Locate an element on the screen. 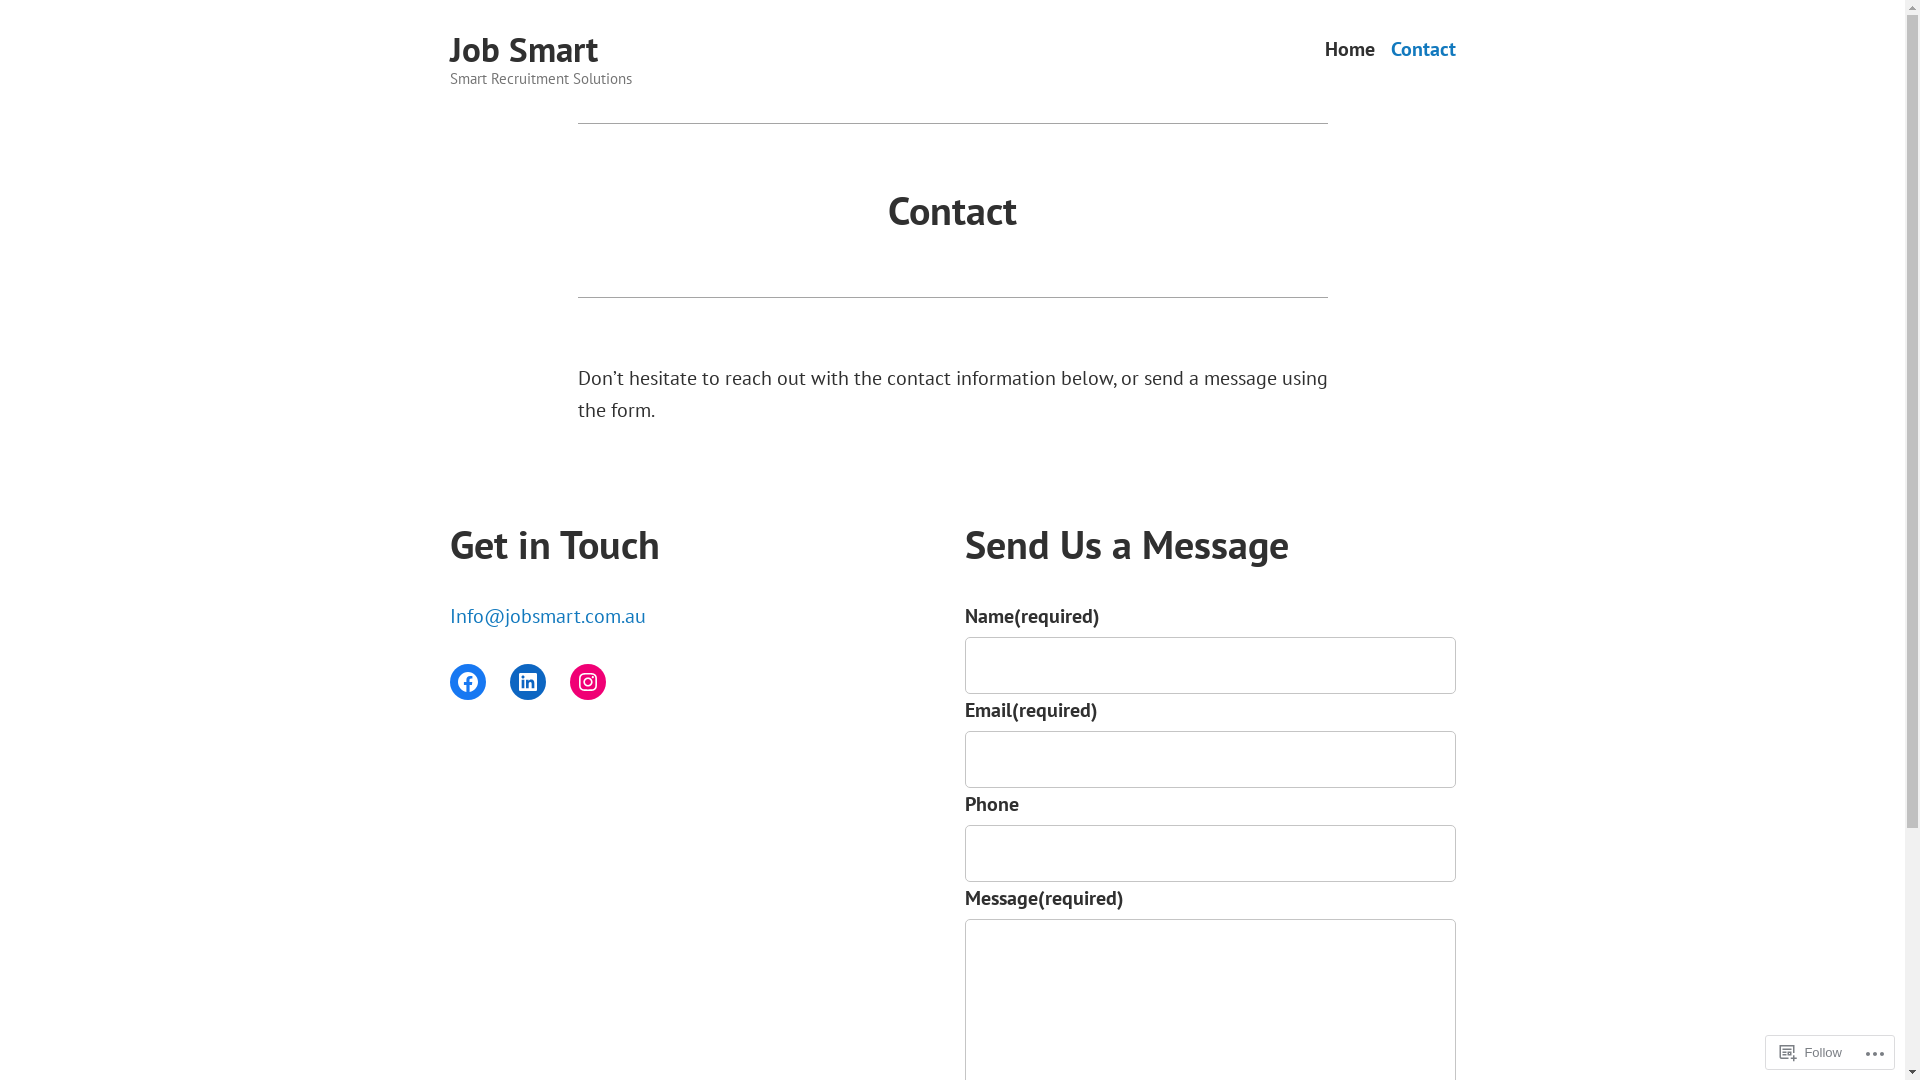 This screenshot has width=1920, height=1080. 'Info@jobsmart.com.au' is located at coordinates (547, 615).